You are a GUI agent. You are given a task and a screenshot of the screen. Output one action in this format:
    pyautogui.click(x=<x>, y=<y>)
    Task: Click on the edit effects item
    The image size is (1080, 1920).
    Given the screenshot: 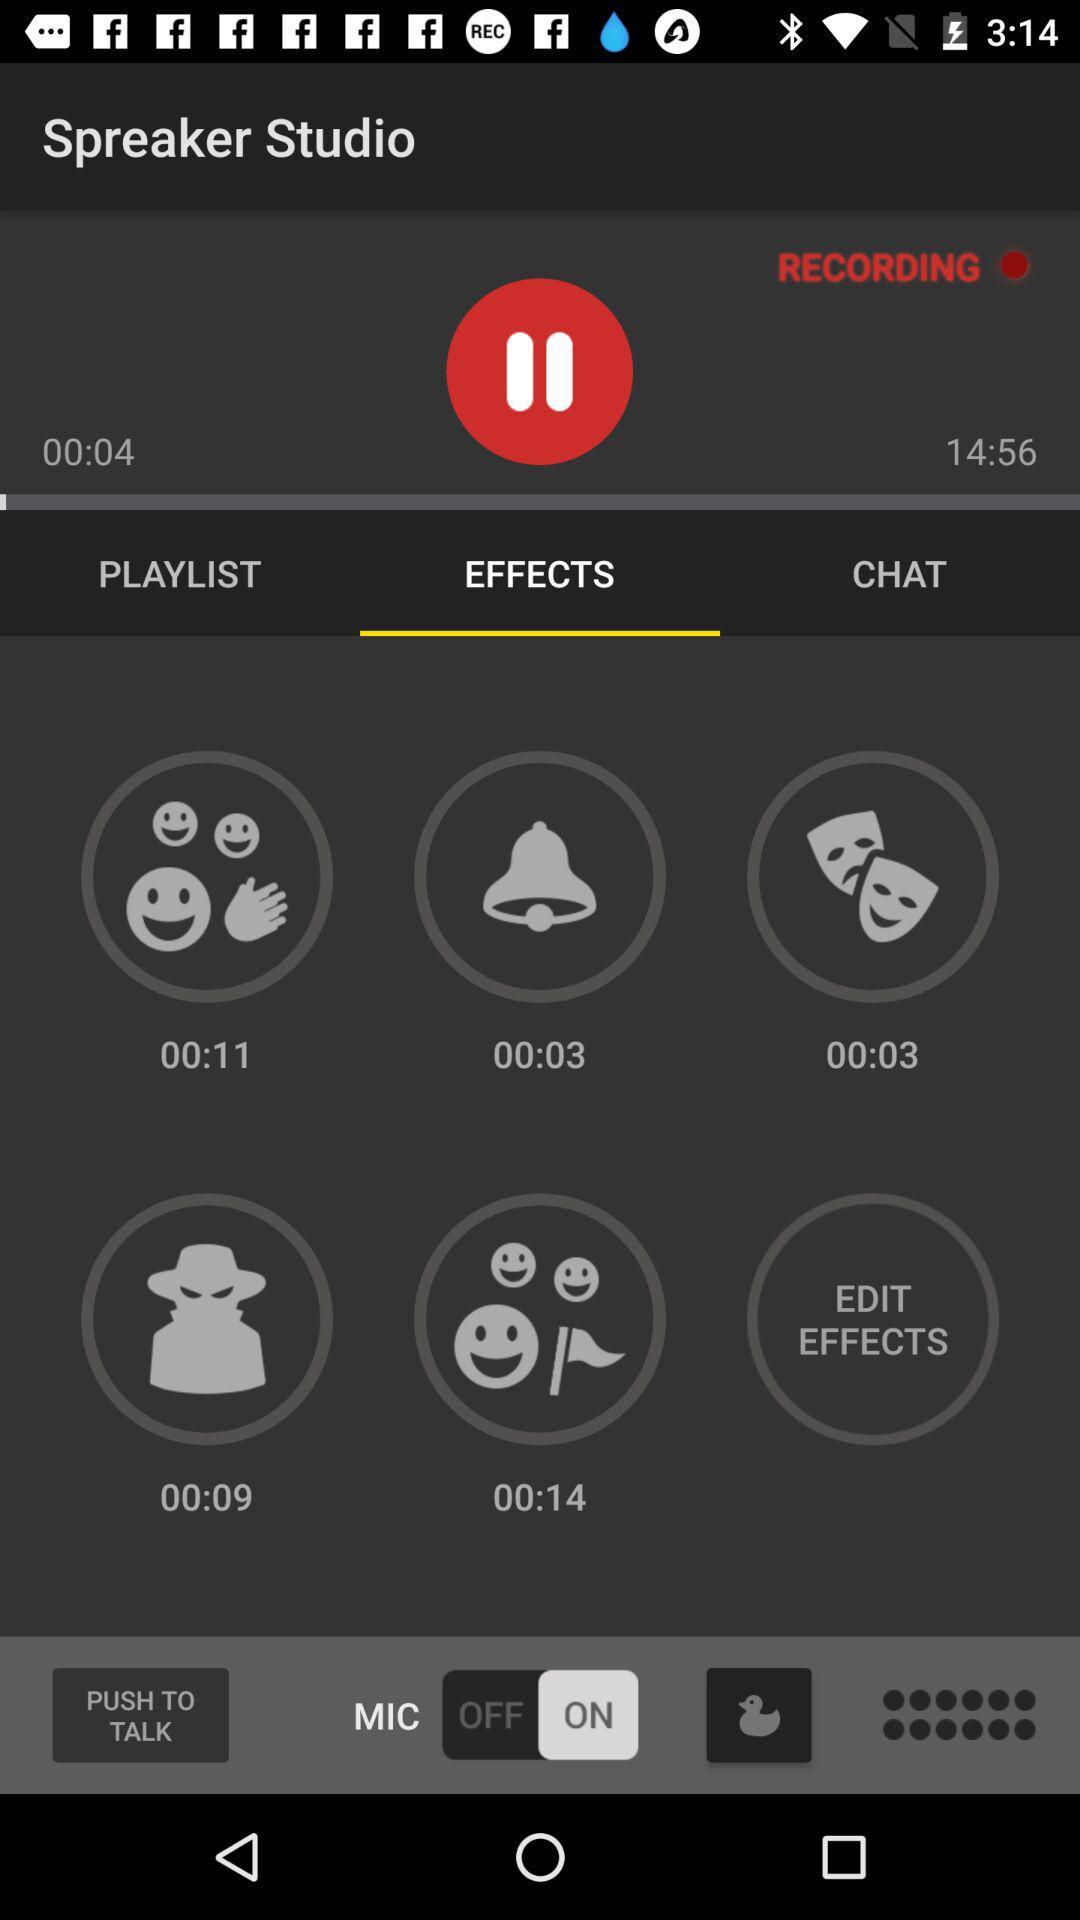 What is the action you would take?
    pyautogui.click(x=871, y=1319)
    